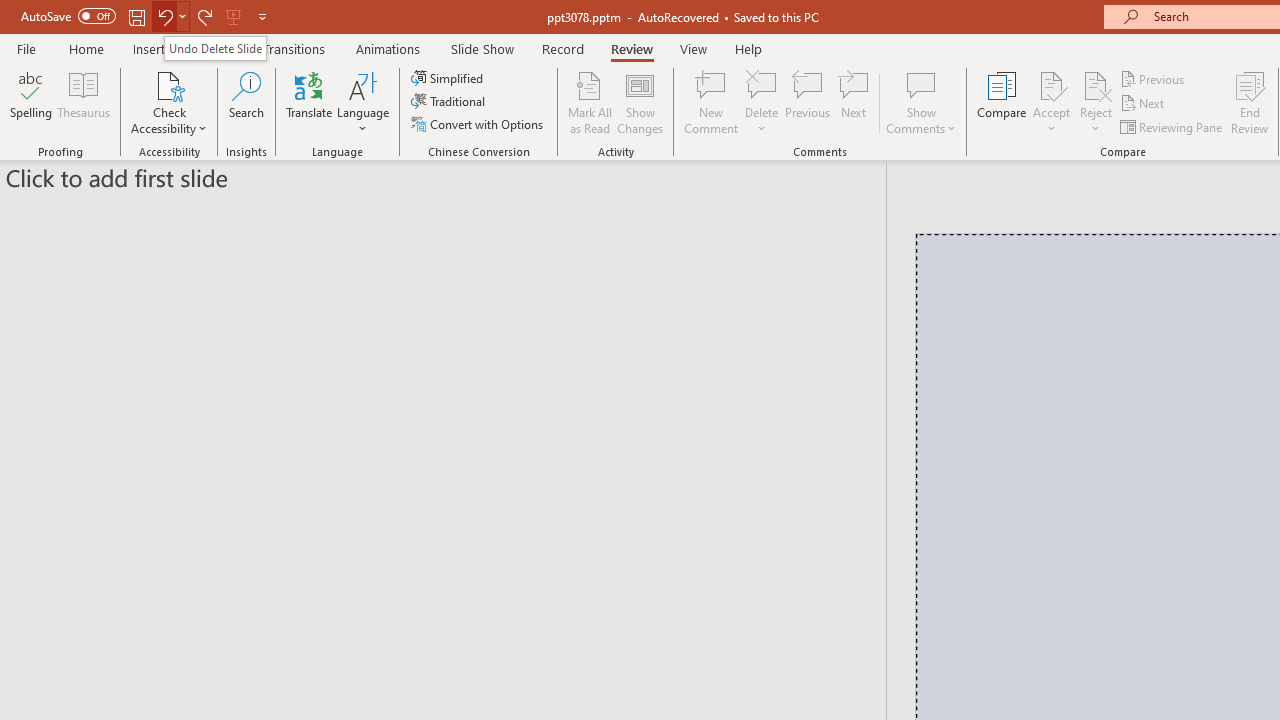 The height and width of the screenshot is (720, 1280). Describe the element at coordinates (640, 103) in the screenshot. I see `'Show Changes'` at that location.